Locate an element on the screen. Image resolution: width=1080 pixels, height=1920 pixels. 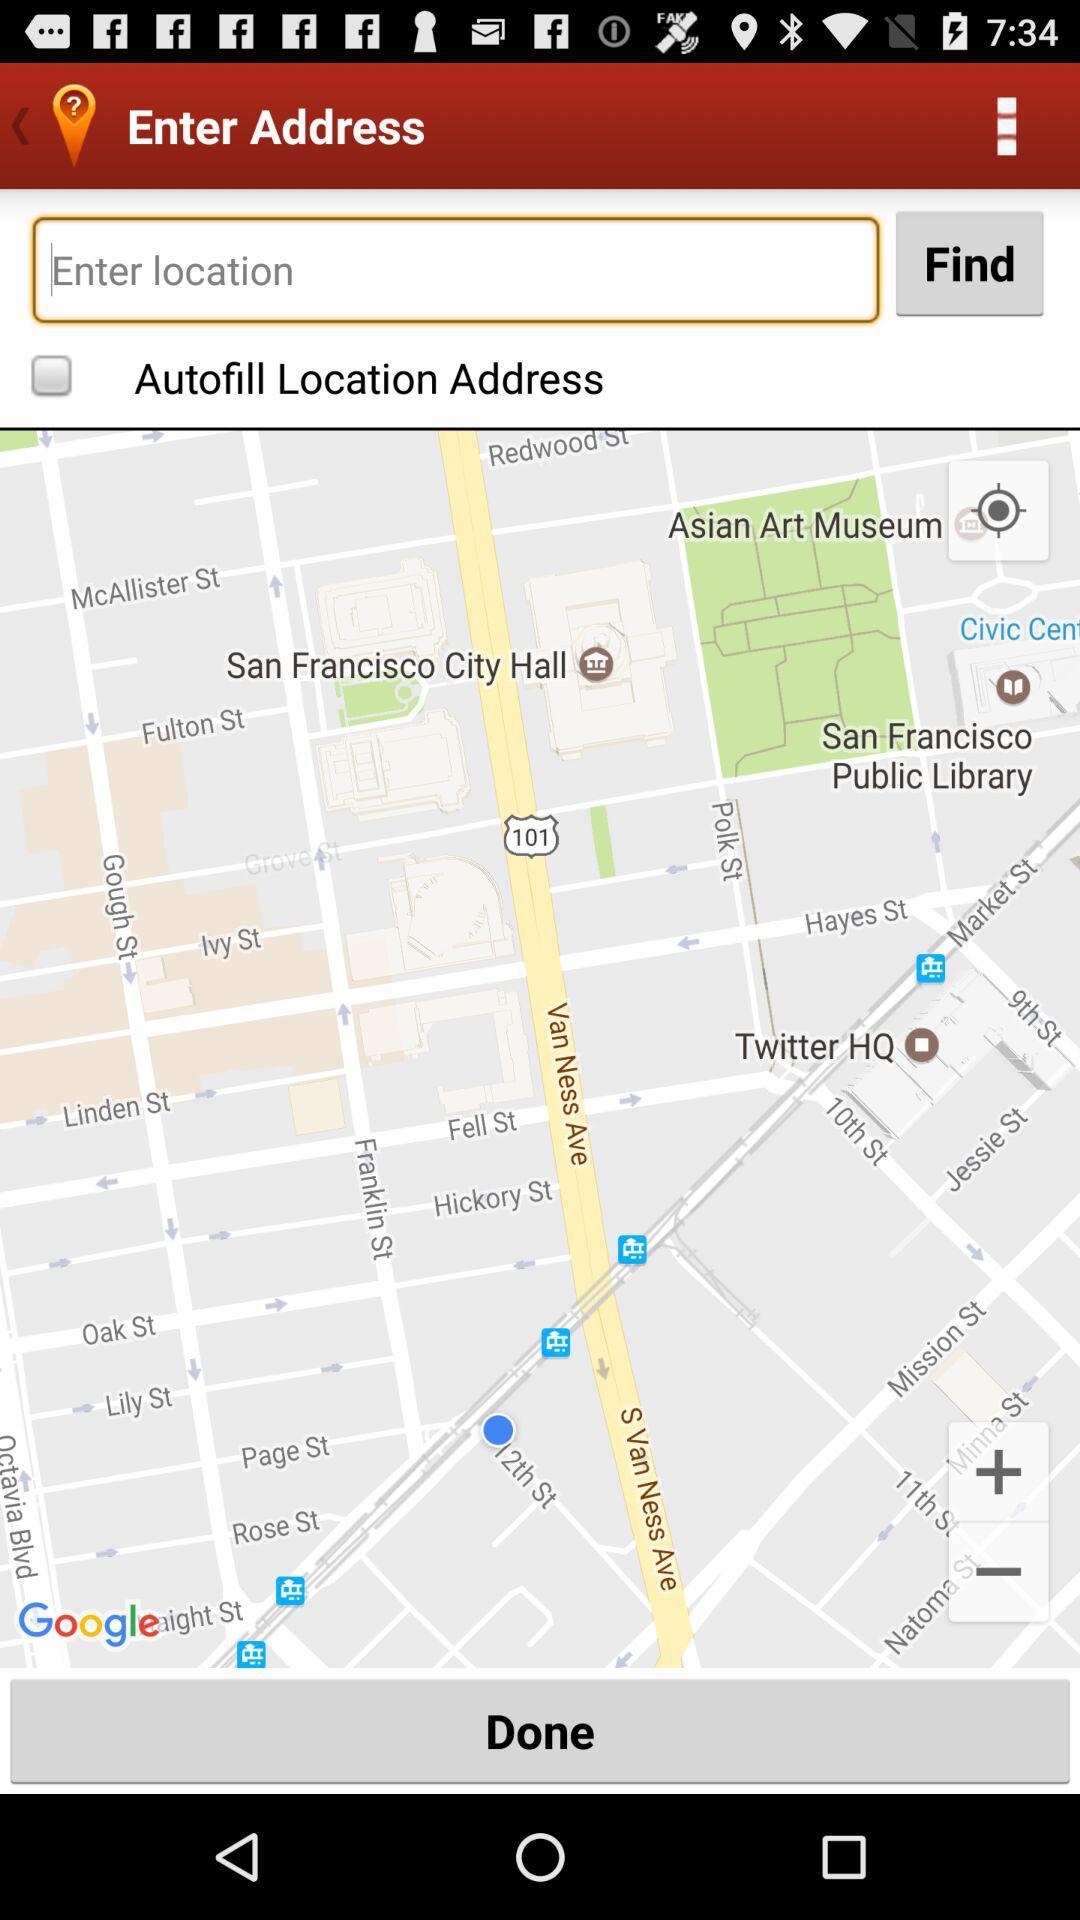
find item is located at coordinates (968, 262).